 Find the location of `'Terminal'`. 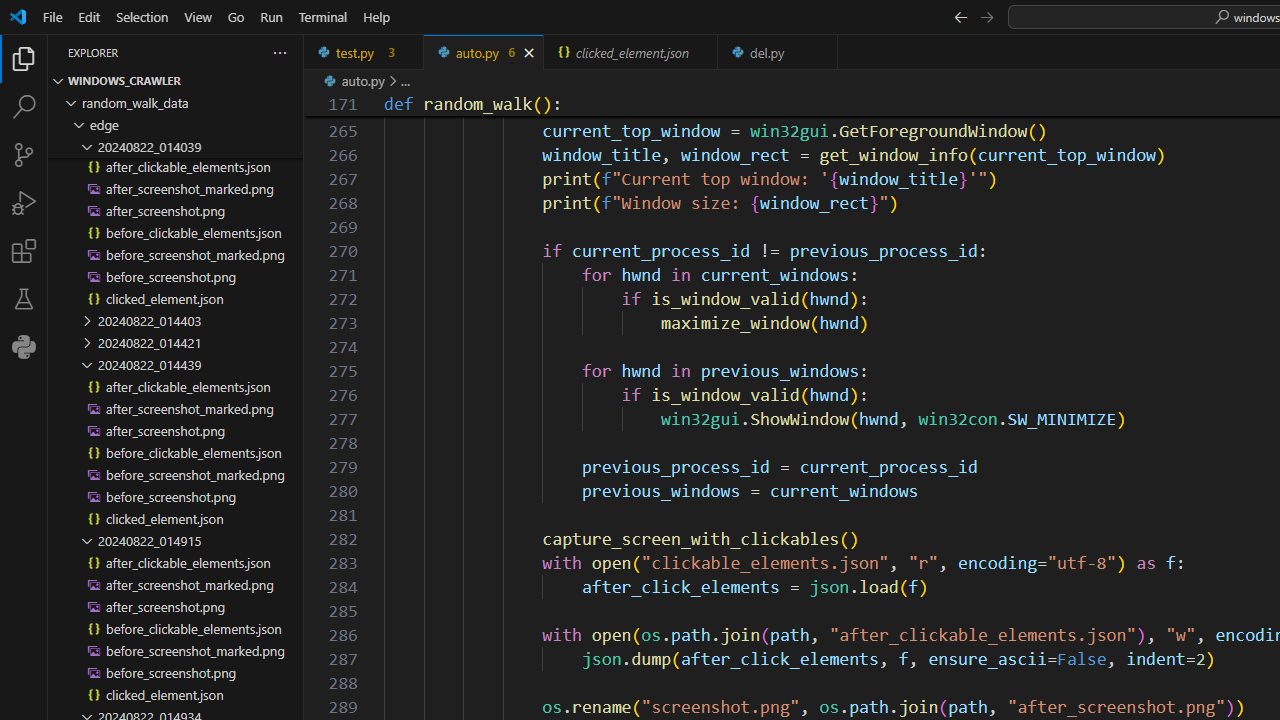

'Terminal' is located at coordinates (323, 16).